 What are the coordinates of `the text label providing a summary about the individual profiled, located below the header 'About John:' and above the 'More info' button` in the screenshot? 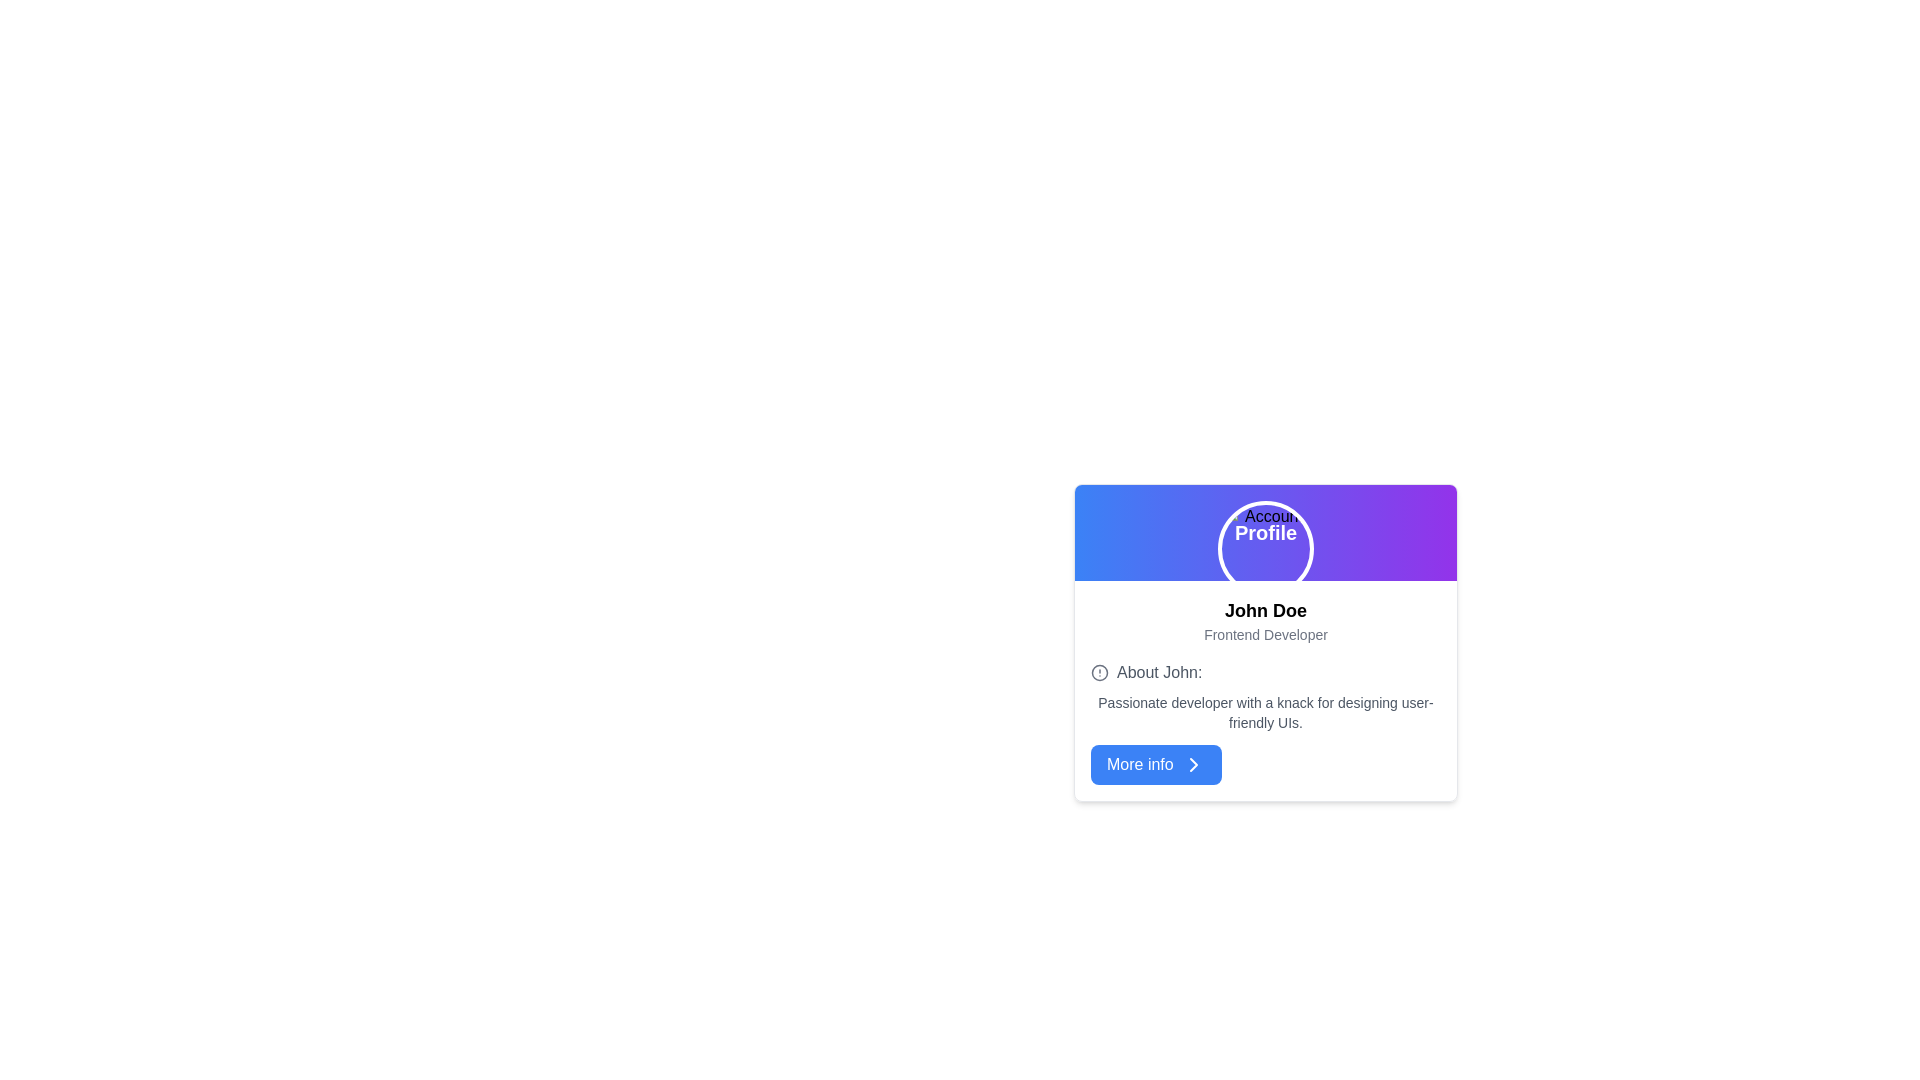 It's located at (1265, 712).